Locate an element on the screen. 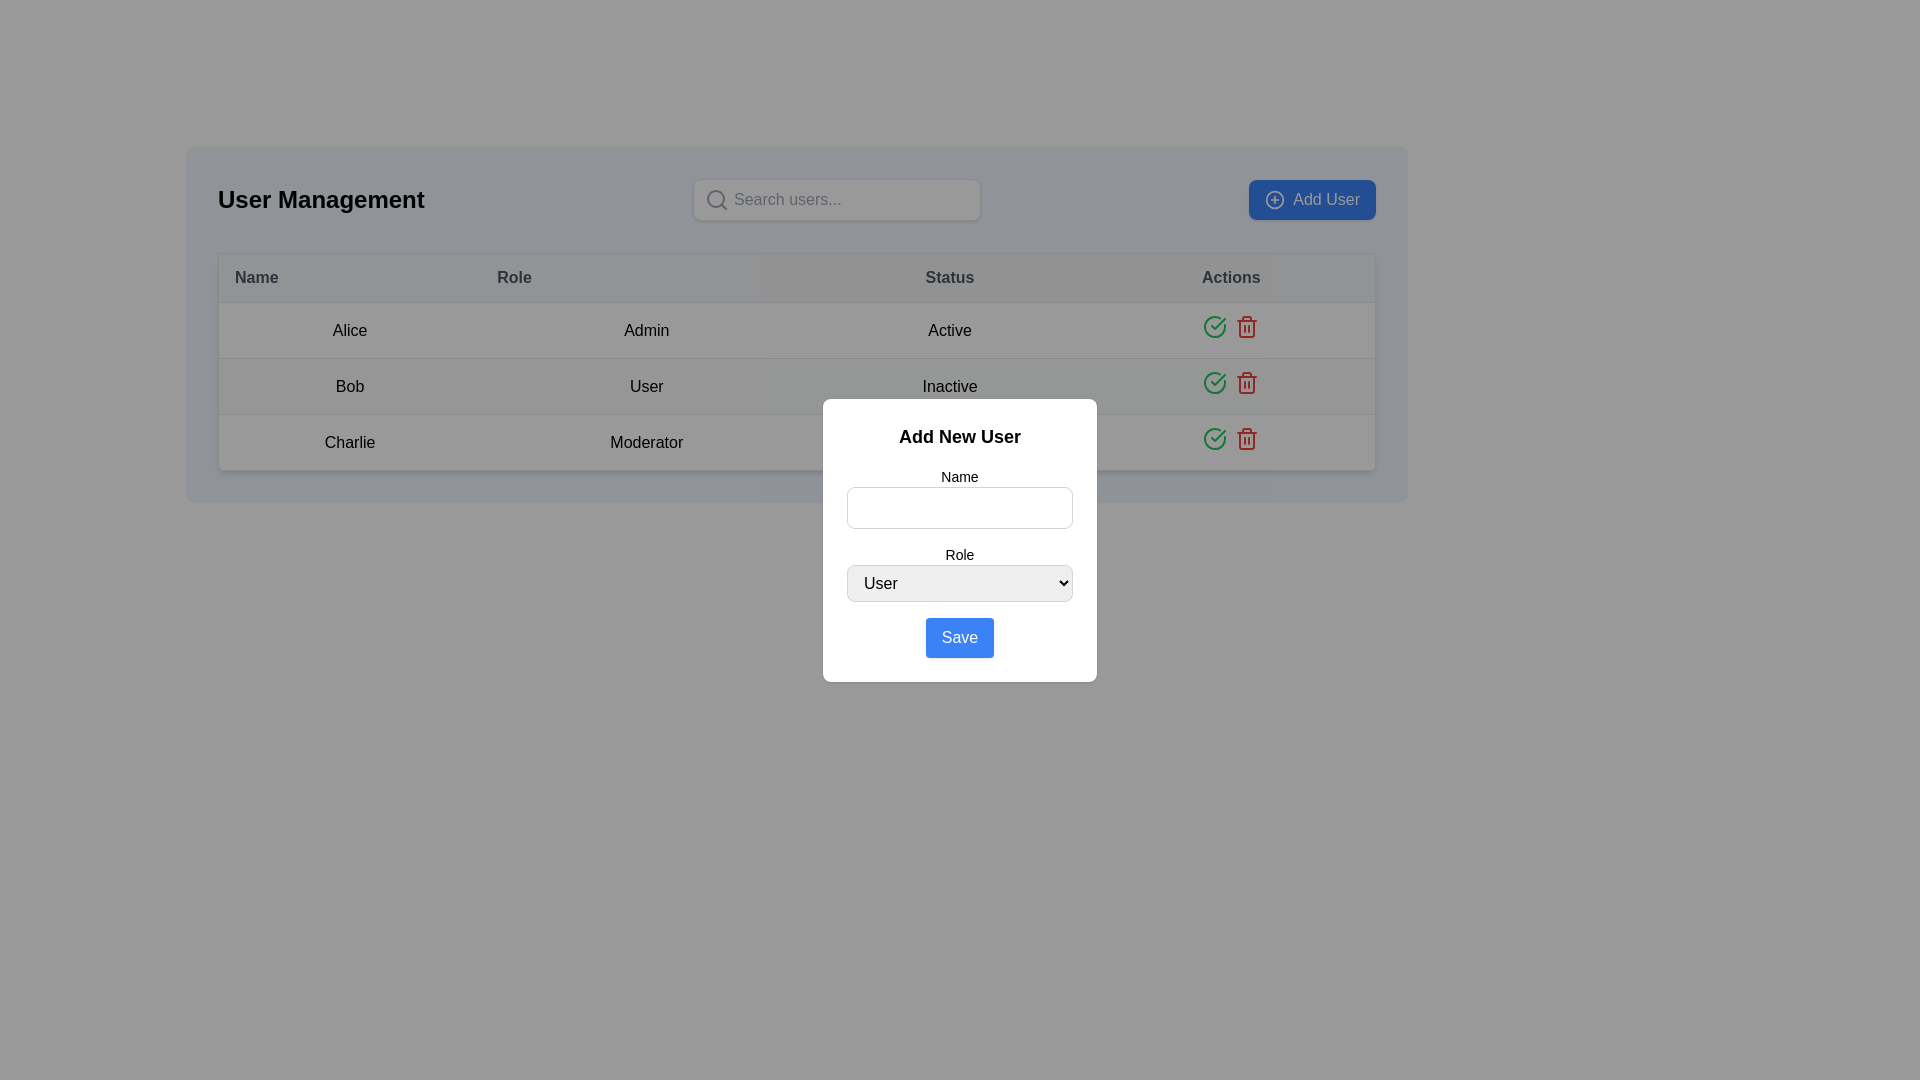  the confirmation button located in the 'Actions' column of the second row for the user 'Bob' with 'Inactive' status to confirm or activate the status is located at coordinates (1214, 382).